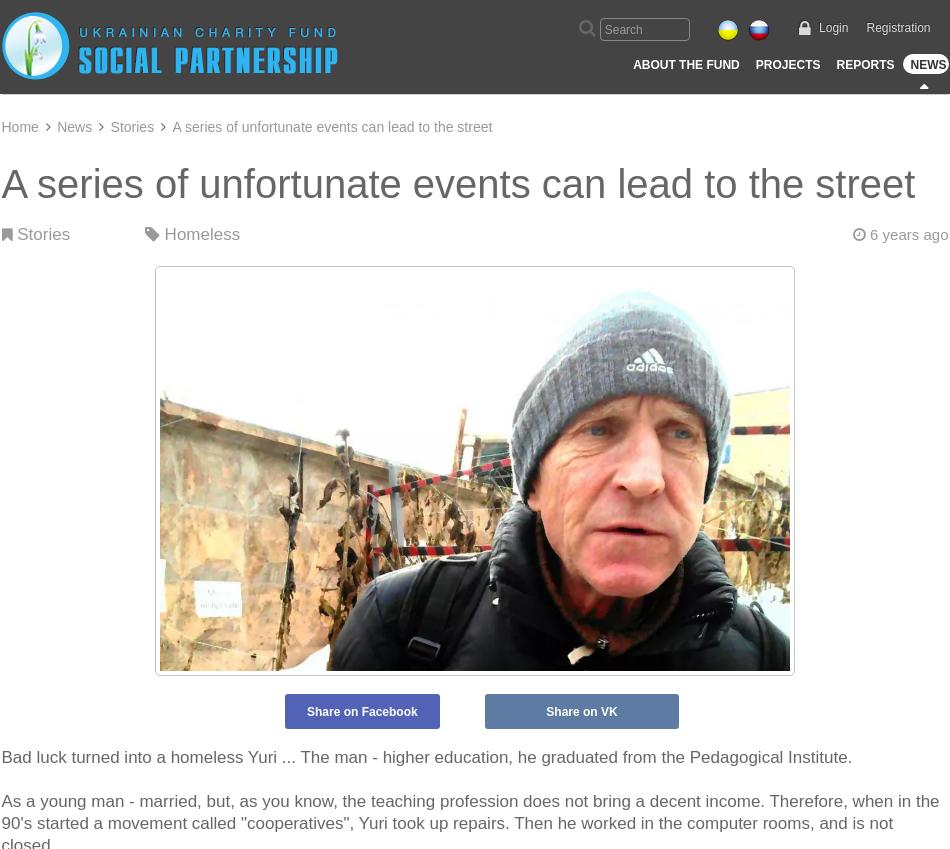 The height and width of the screenshot is (849, 950). What do you see at coordinates (897, 27) in the screenshot?
I see `'Registration'` at bounding box center [897, 27].